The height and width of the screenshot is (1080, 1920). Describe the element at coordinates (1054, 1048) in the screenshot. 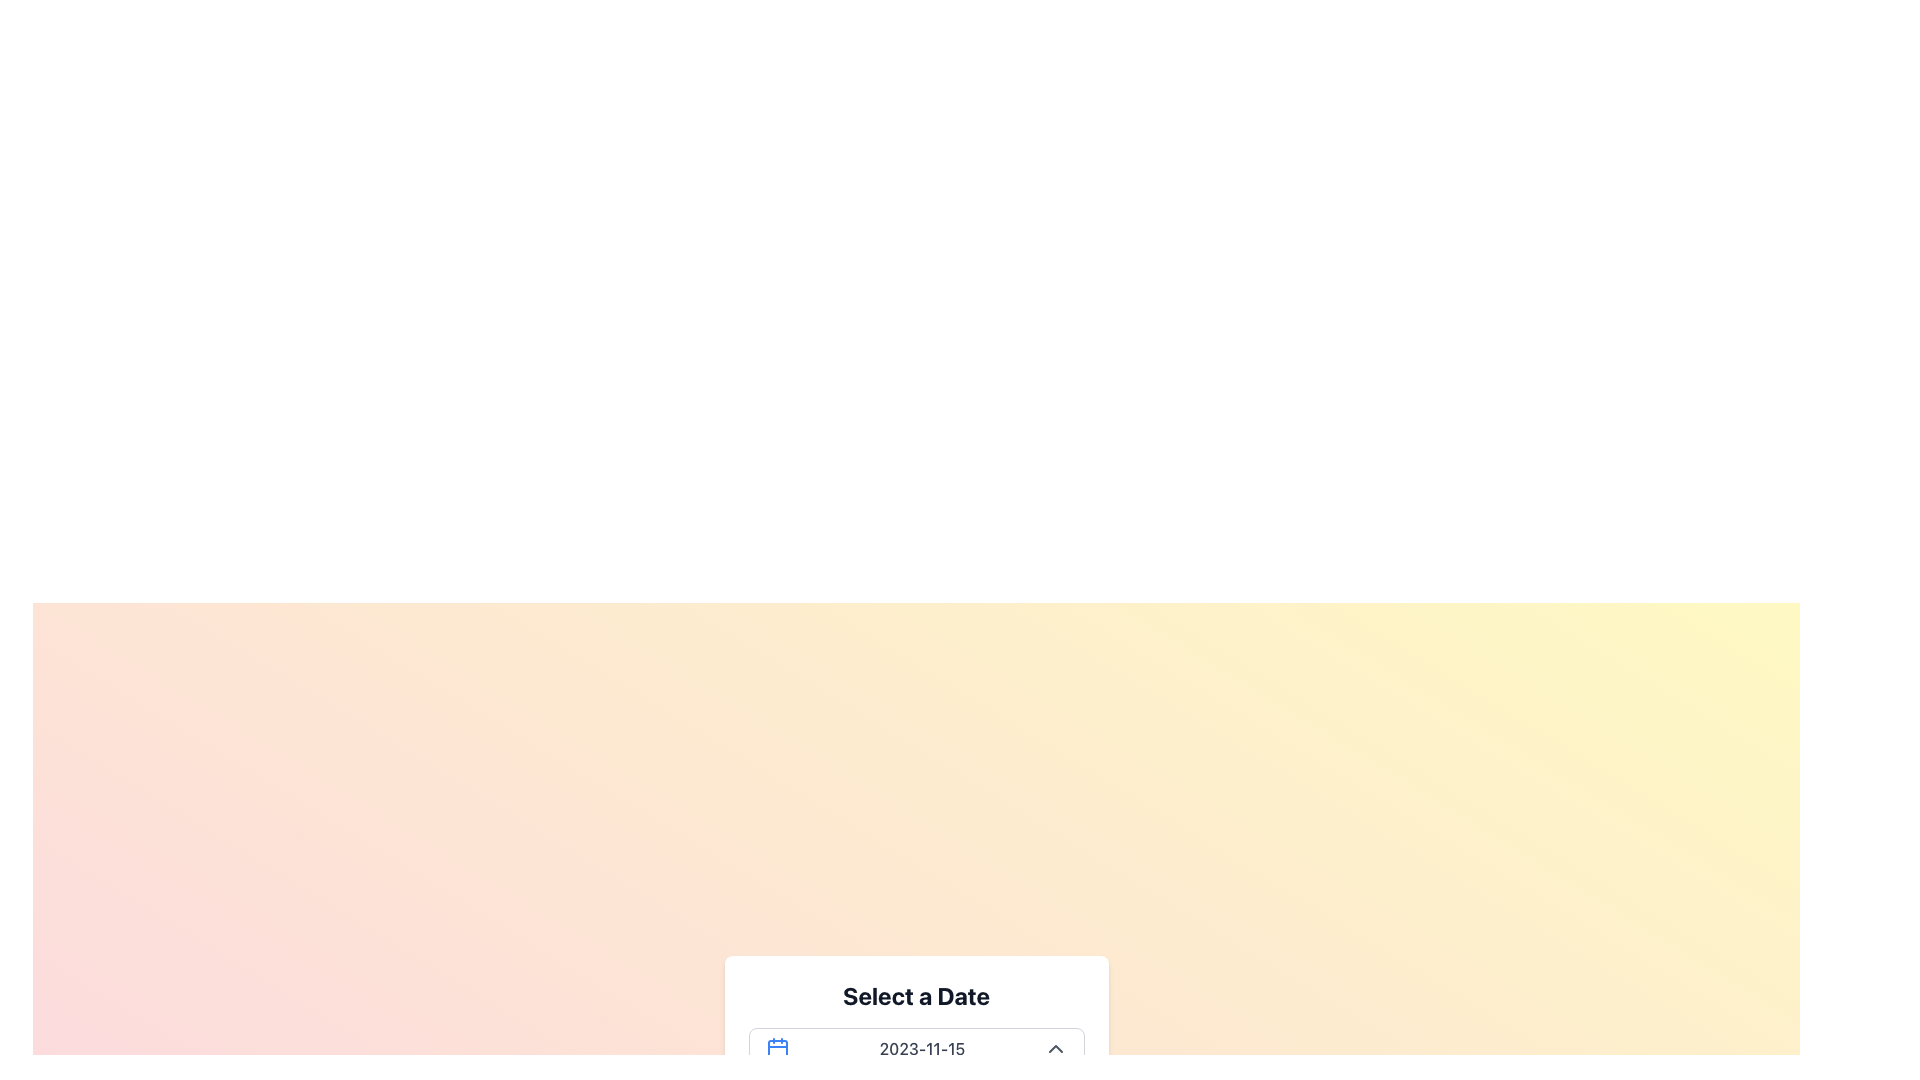

I see `the small upward-pointing chevron icon located to the right of the displayed date text in the date selection interface` at that location.